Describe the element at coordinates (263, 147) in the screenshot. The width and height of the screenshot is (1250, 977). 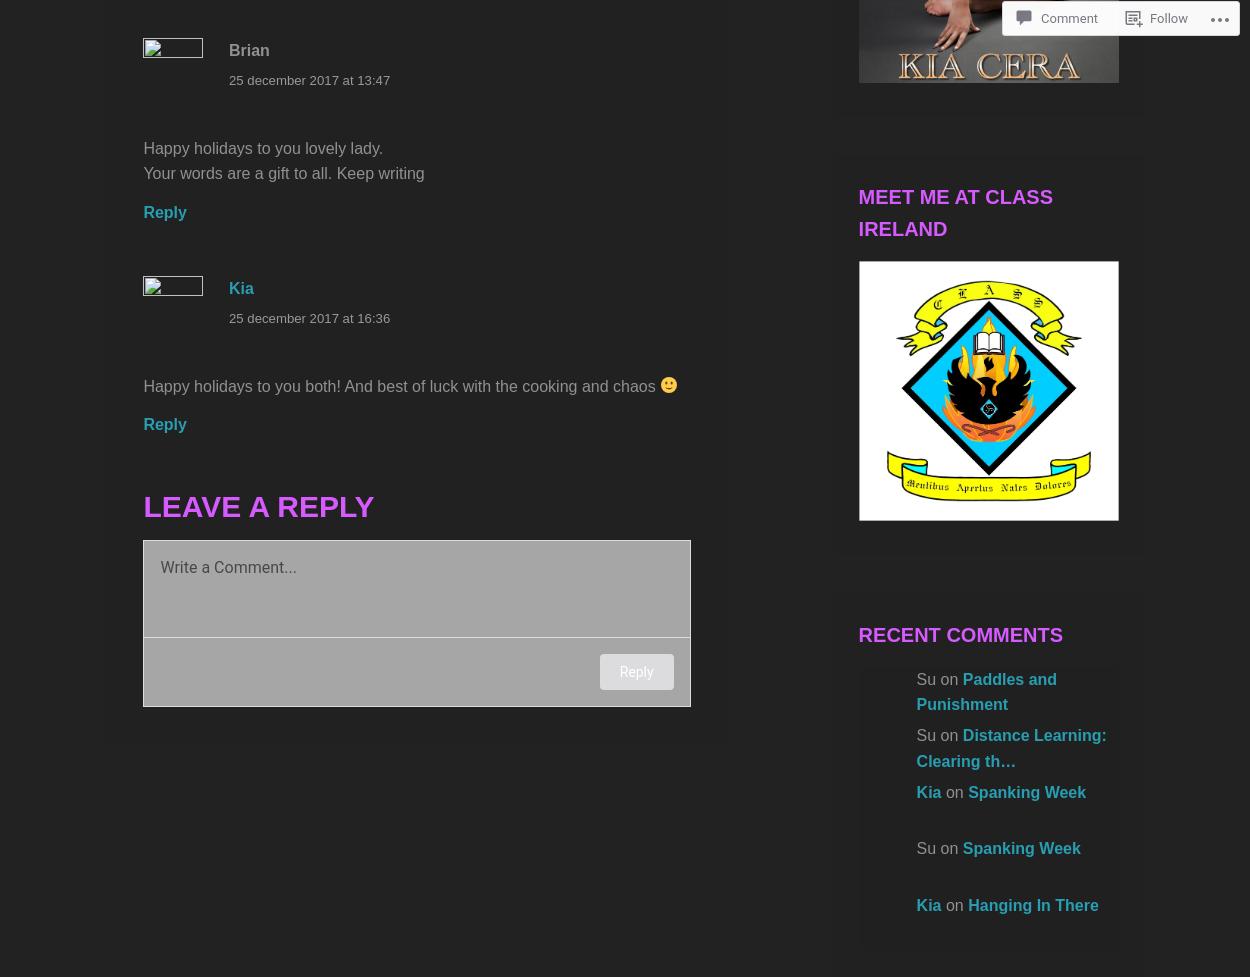
I see `'Happy holidays to you lovely lady.'` at that location.